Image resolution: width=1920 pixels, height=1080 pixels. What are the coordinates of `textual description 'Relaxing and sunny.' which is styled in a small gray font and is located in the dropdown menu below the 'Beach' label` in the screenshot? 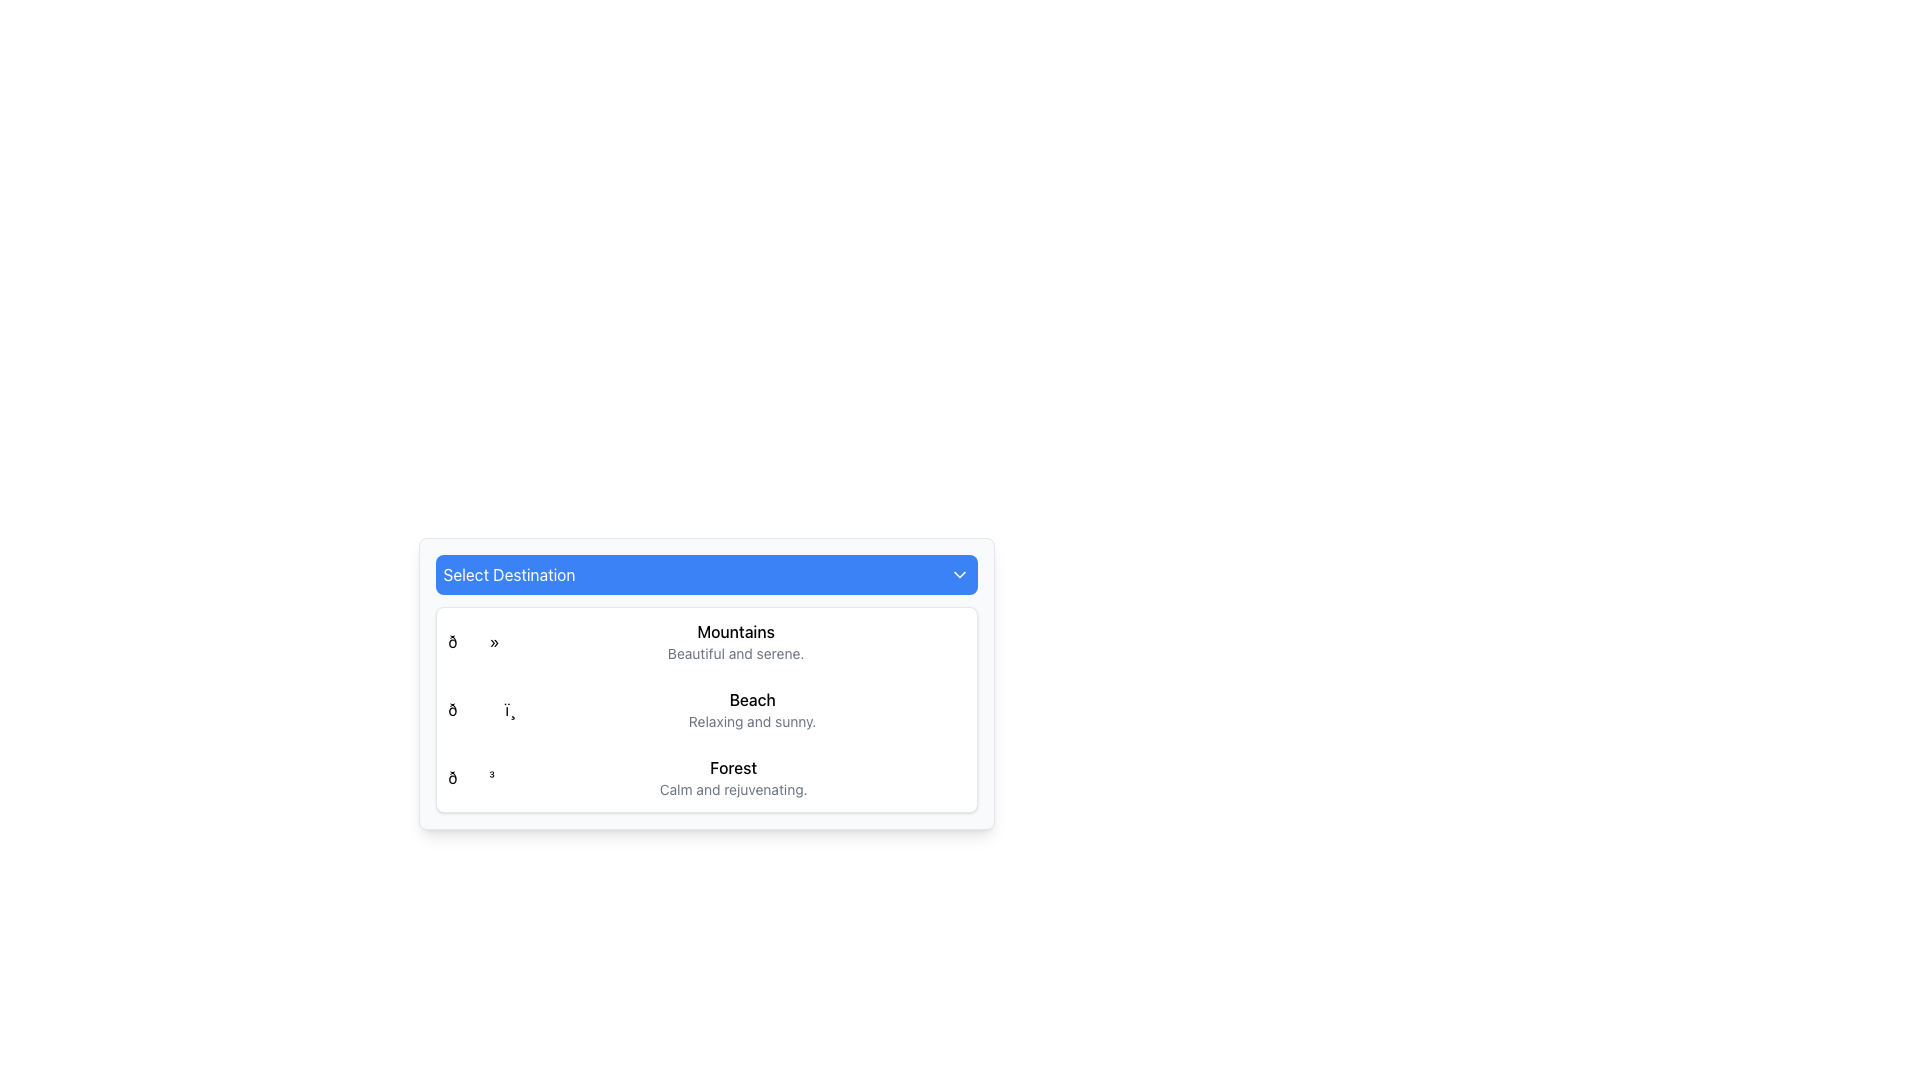 It's located at (751, 721).